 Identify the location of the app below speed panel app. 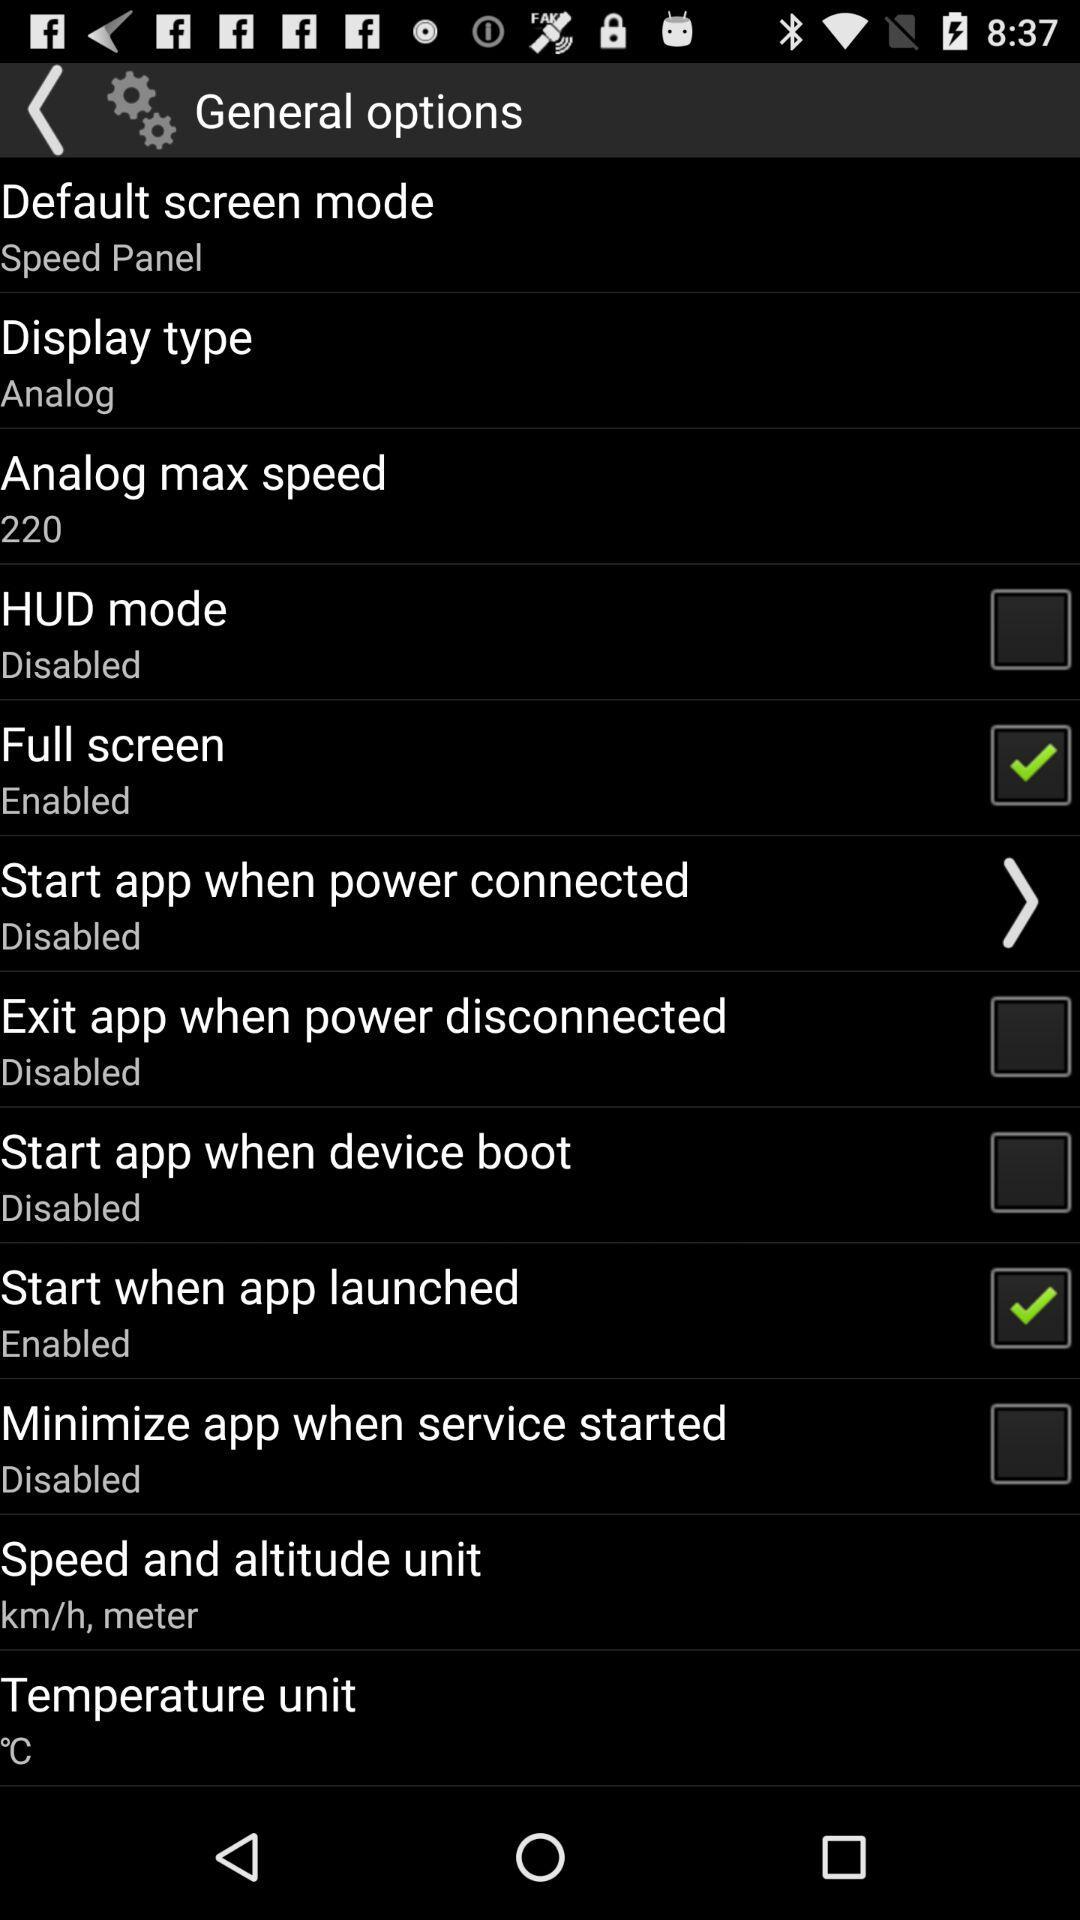
(126, 335).